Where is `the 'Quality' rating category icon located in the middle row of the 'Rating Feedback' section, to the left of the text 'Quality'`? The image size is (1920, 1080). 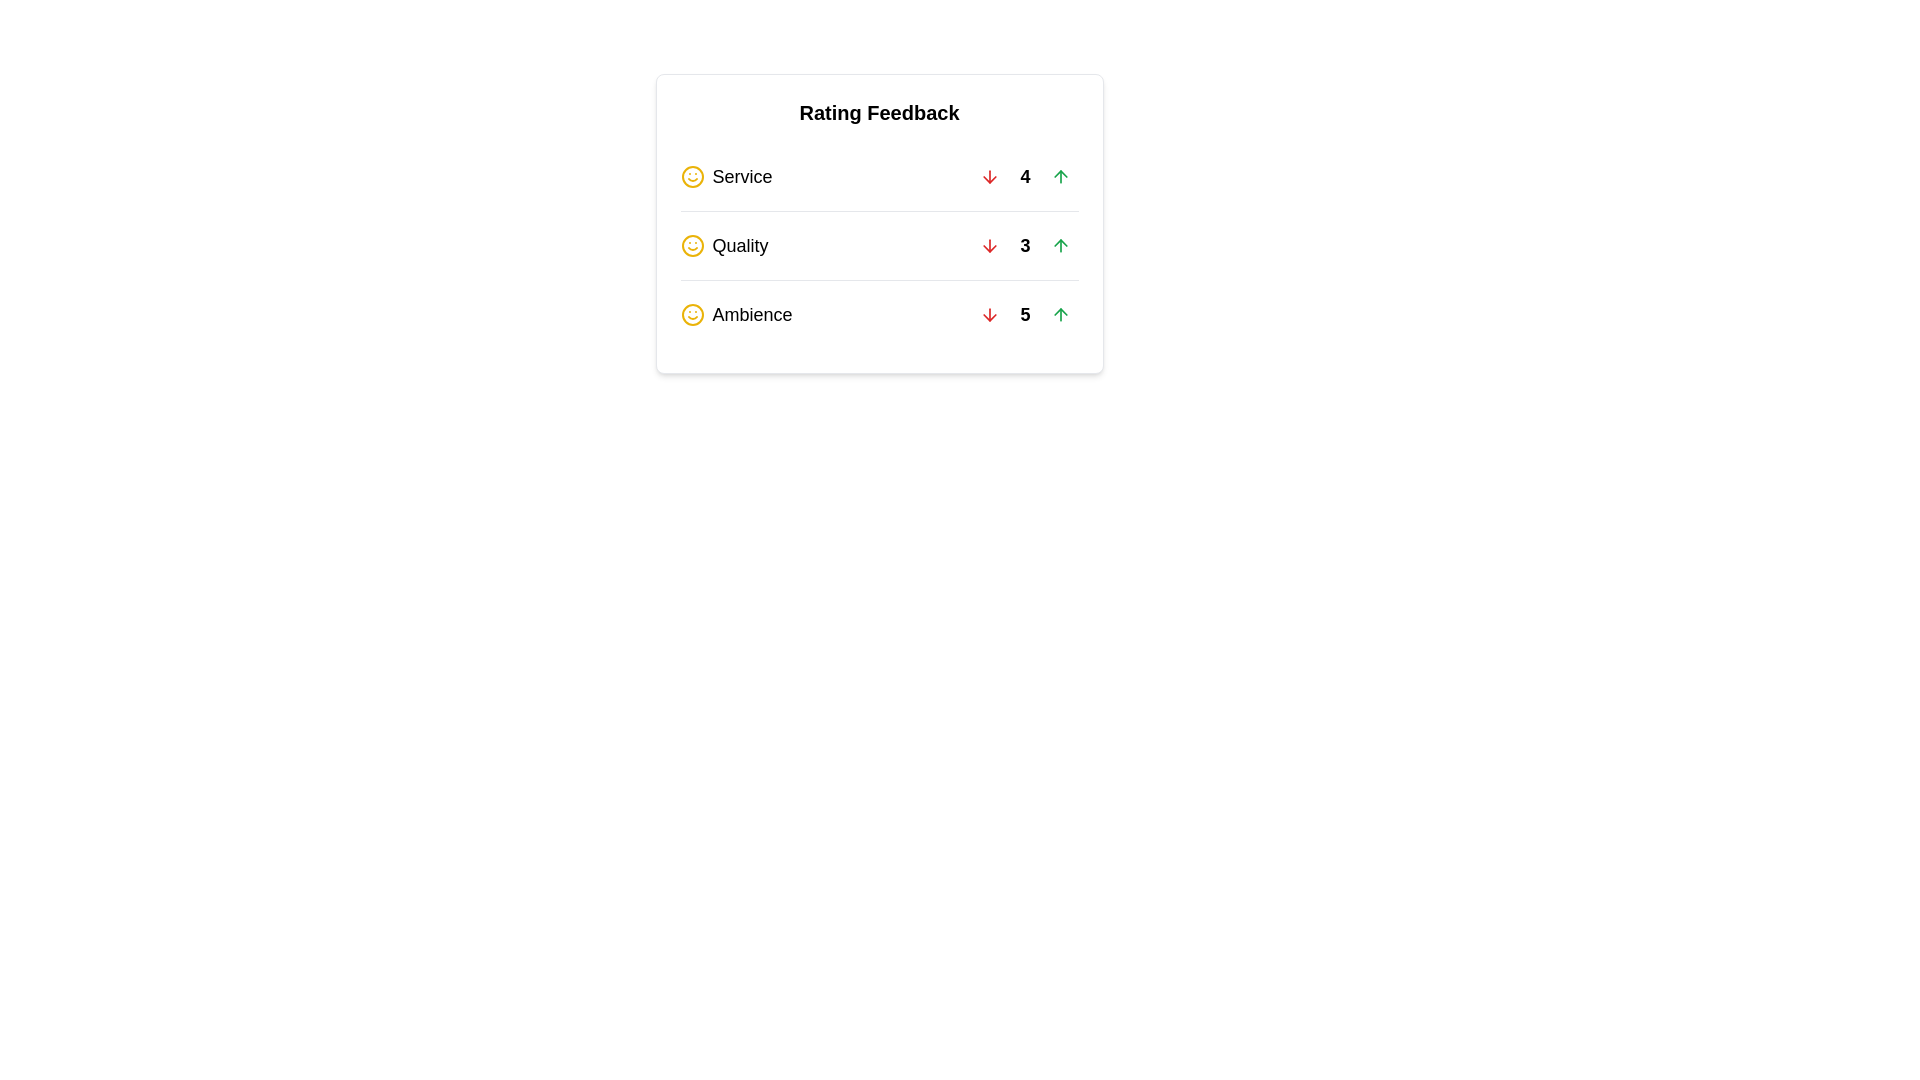 the 'Quality' rating category icon located in the middle row of the 'Rating Feedback' section, to the left of the text 'Quality' is located at coordinates (692, 245).